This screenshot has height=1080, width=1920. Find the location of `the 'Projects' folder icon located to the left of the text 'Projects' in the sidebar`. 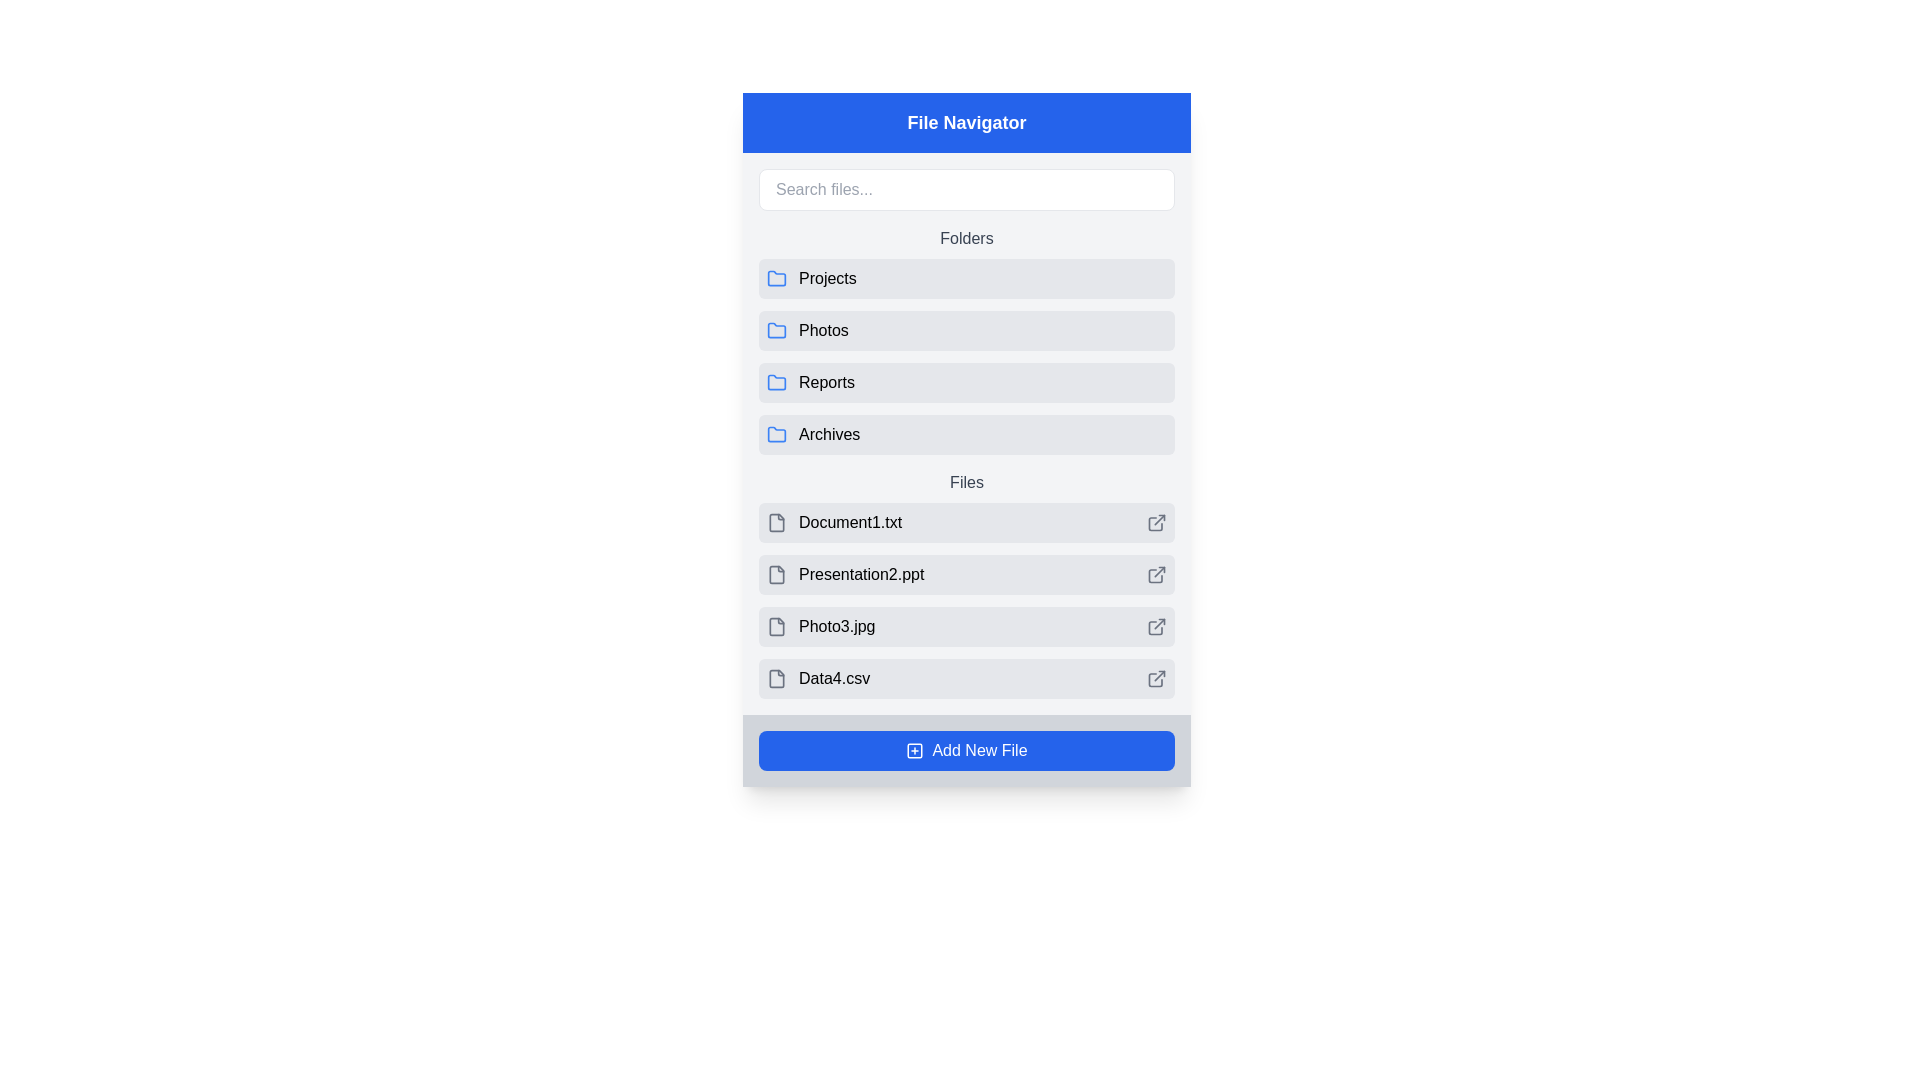

the 'Projects' folder icon located to the left of the text 'Projects' in the sidebar is located at coordinates (776, 277).